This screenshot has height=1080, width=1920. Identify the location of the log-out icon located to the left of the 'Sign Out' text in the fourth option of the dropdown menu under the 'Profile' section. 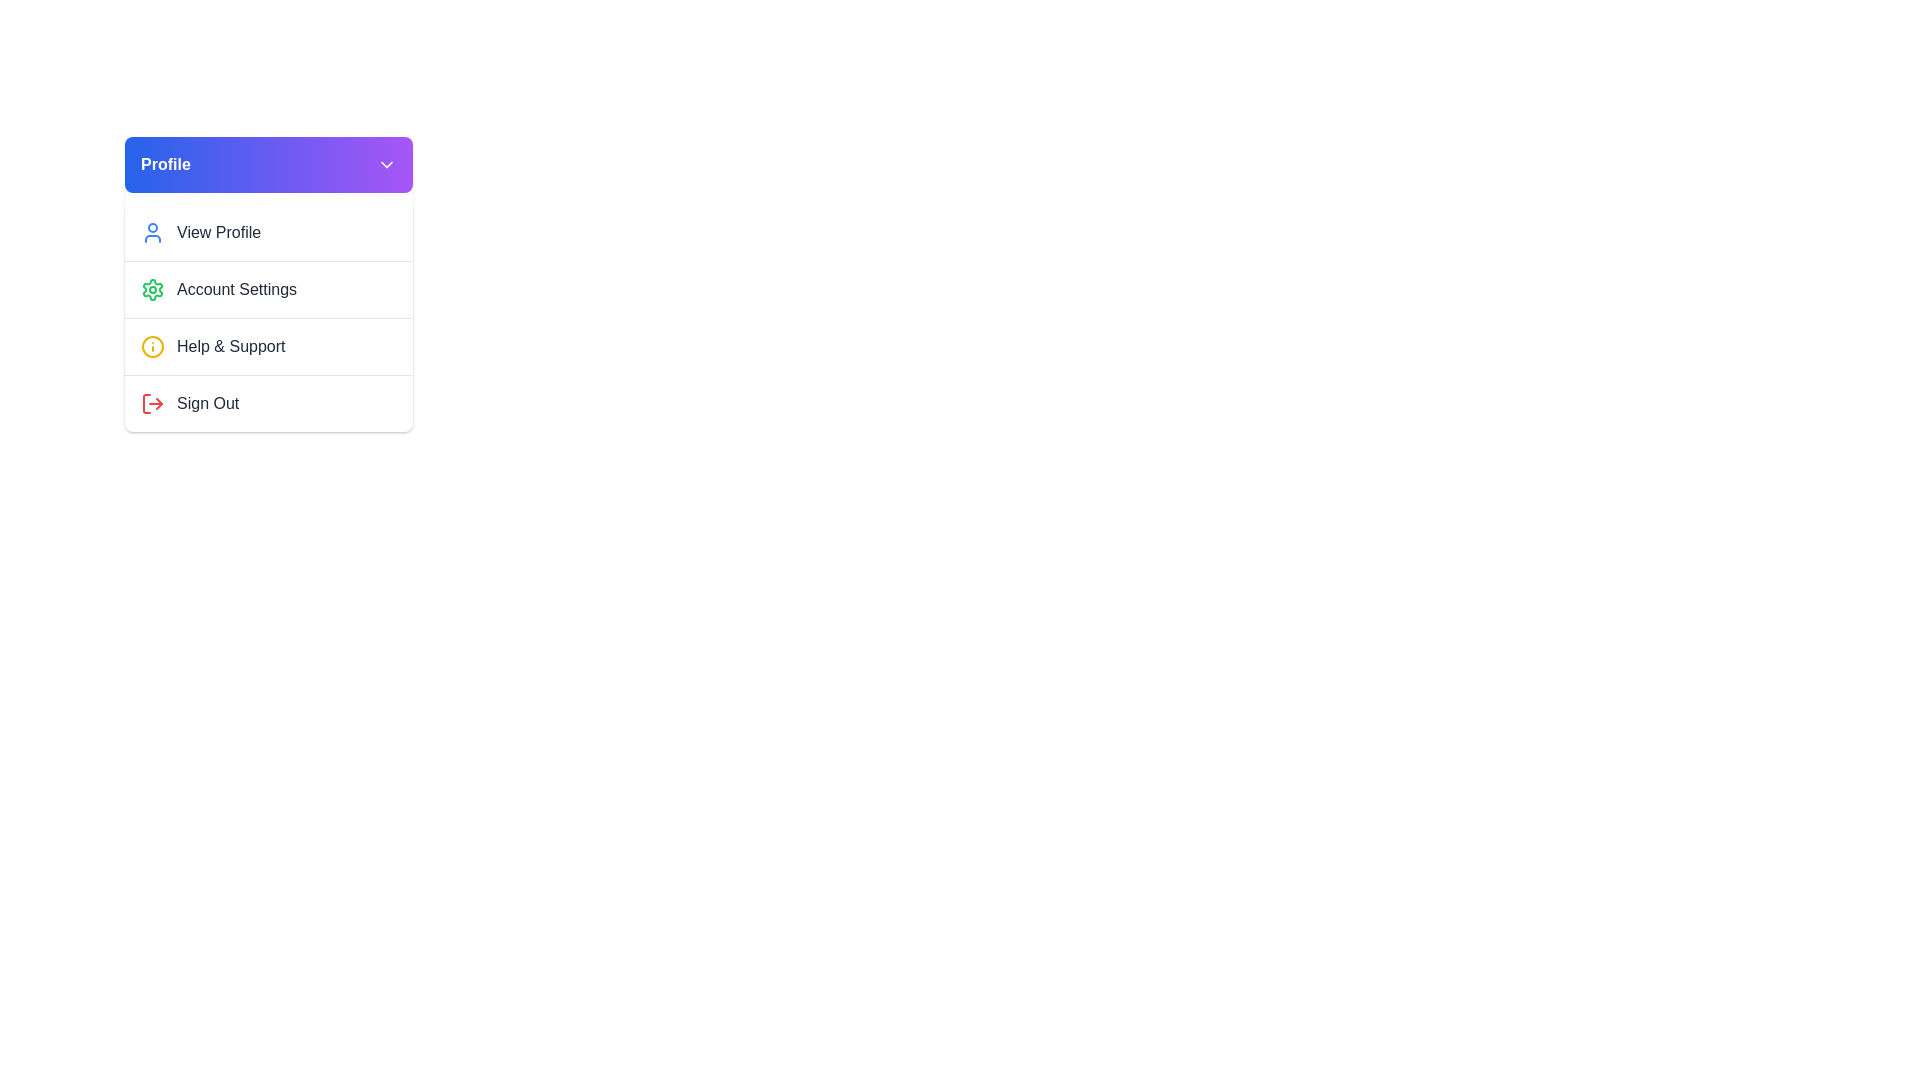
(152, 404).